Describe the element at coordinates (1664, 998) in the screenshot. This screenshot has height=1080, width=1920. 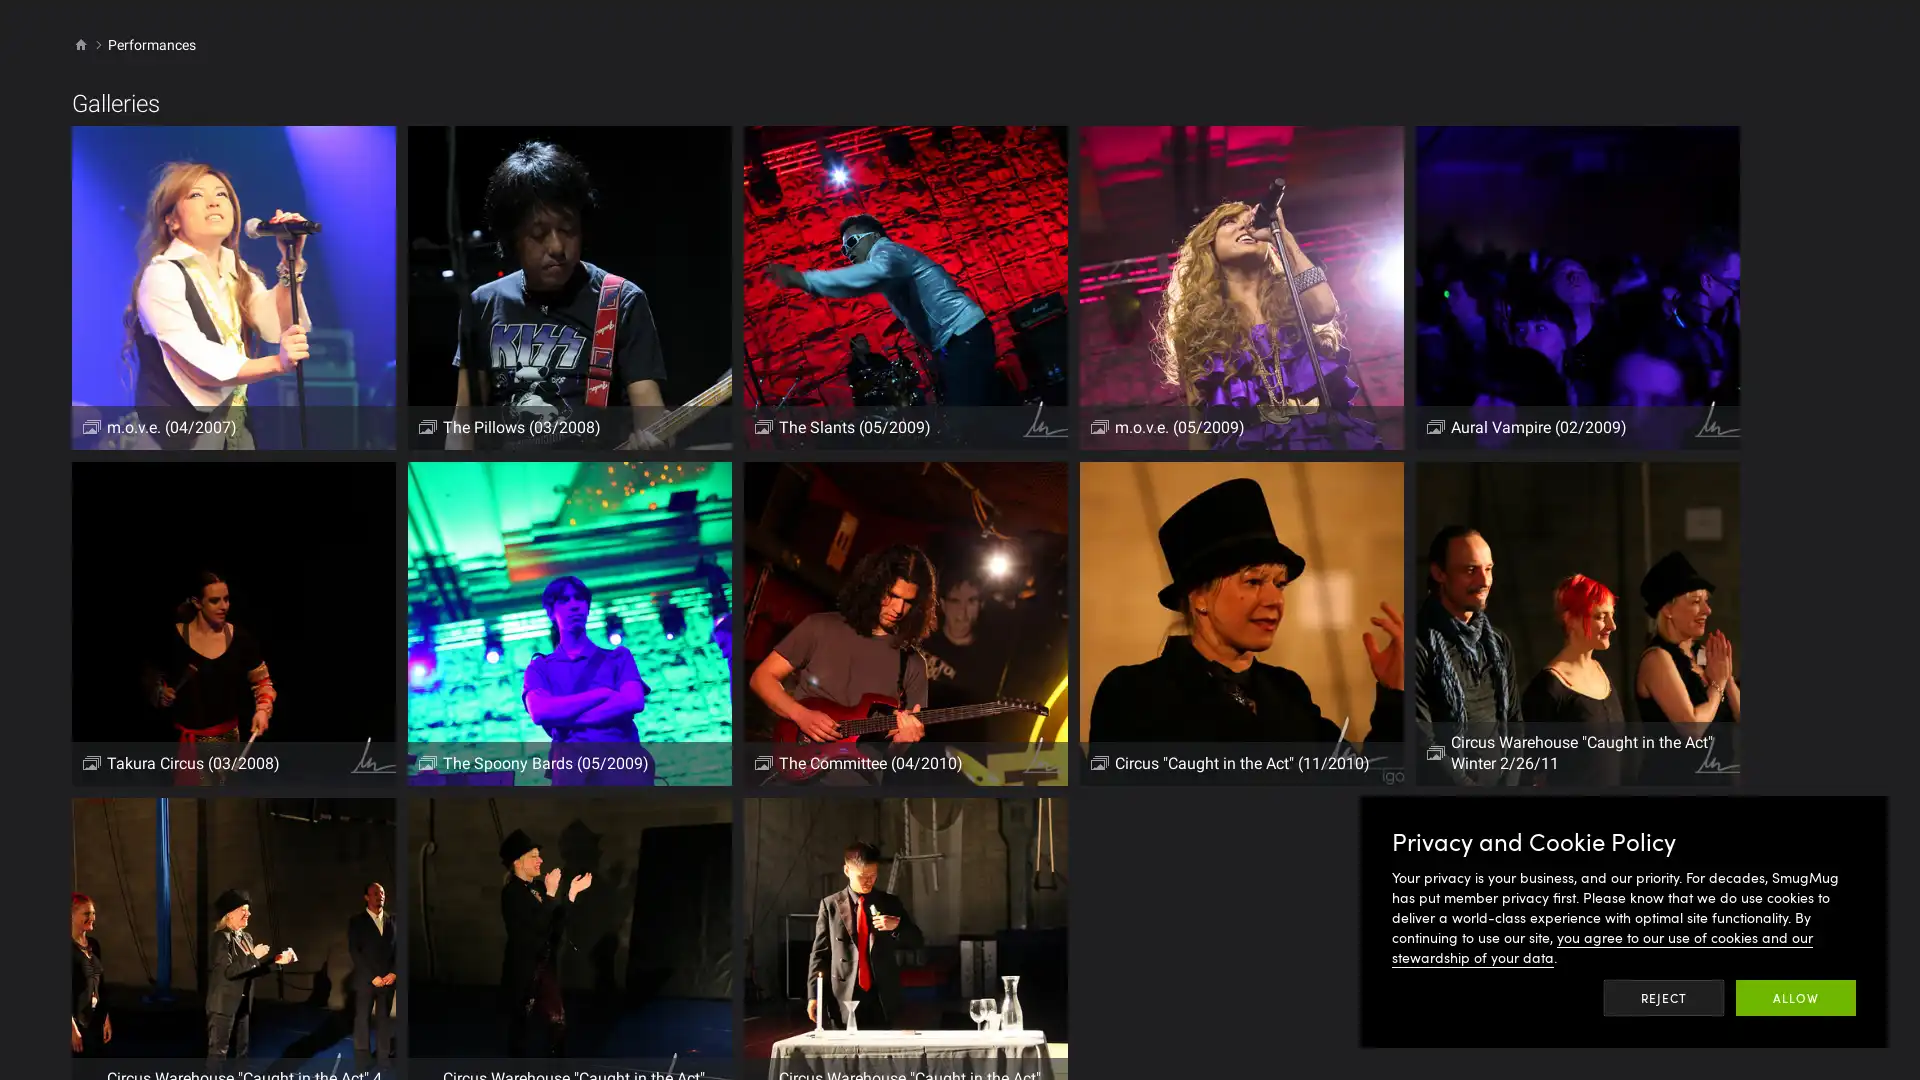
I see `REJECT` at that location.